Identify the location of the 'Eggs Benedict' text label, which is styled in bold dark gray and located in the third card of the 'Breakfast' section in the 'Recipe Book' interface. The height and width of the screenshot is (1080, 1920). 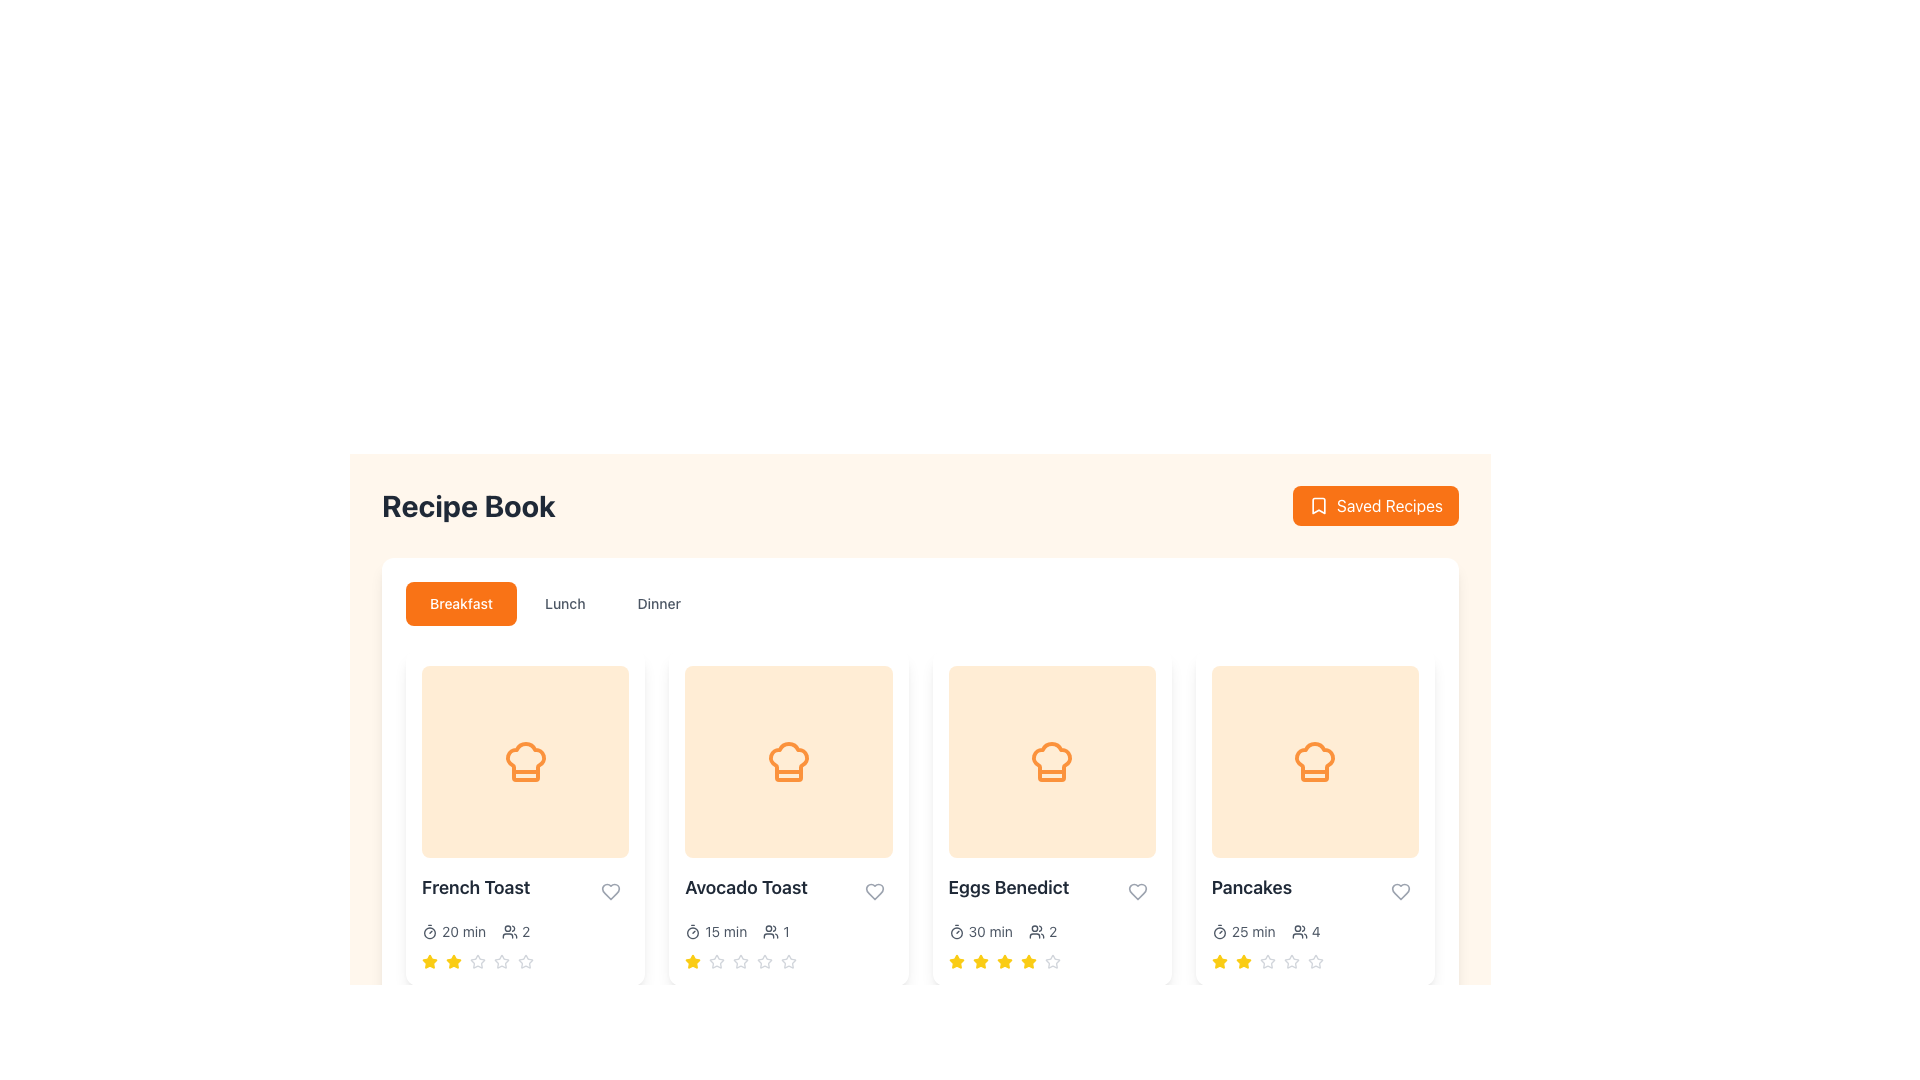
(1051, 890).